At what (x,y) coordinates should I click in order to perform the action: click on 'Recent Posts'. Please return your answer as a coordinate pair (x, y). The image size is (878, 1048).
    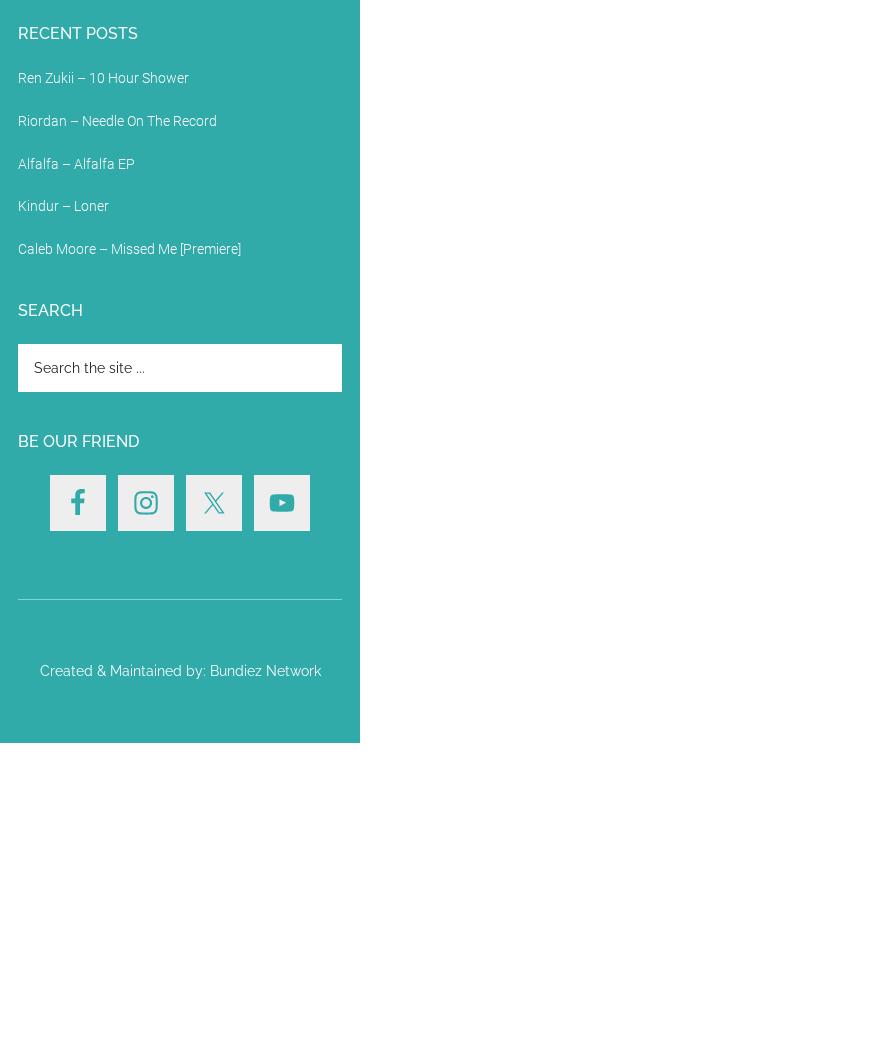
    Looking at the image, I should click on (77, 31).